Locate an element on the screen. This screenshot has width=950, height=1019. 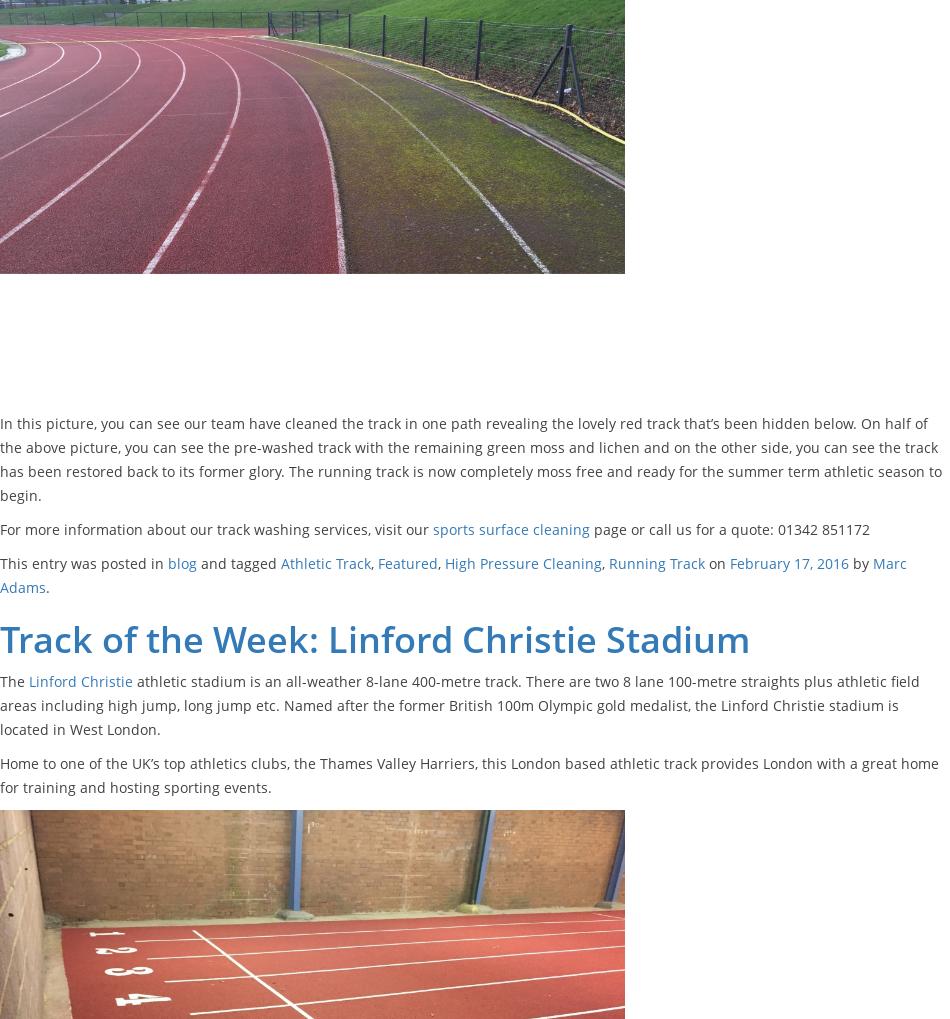
'on' is located at coordinates (704, 561).